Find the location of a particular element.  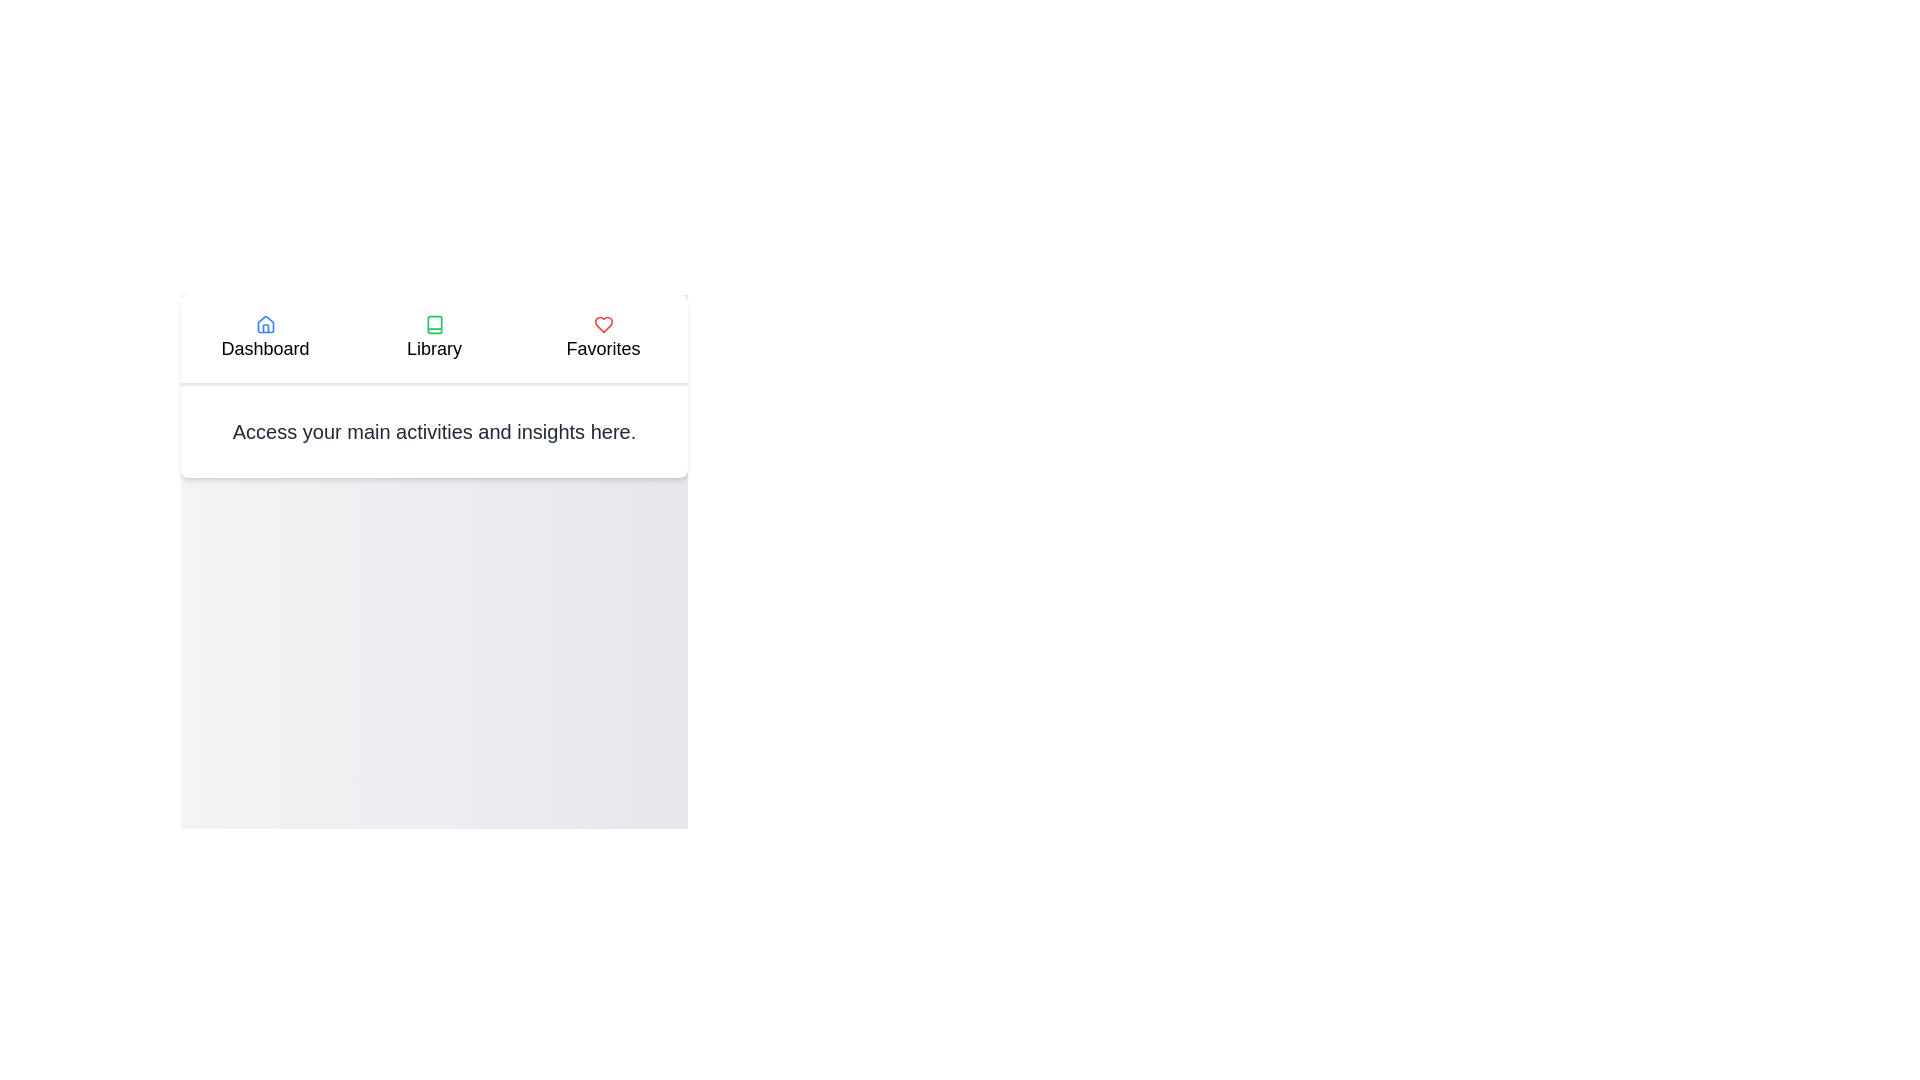

the Library tab to select it is located at coordinates (433, 338).